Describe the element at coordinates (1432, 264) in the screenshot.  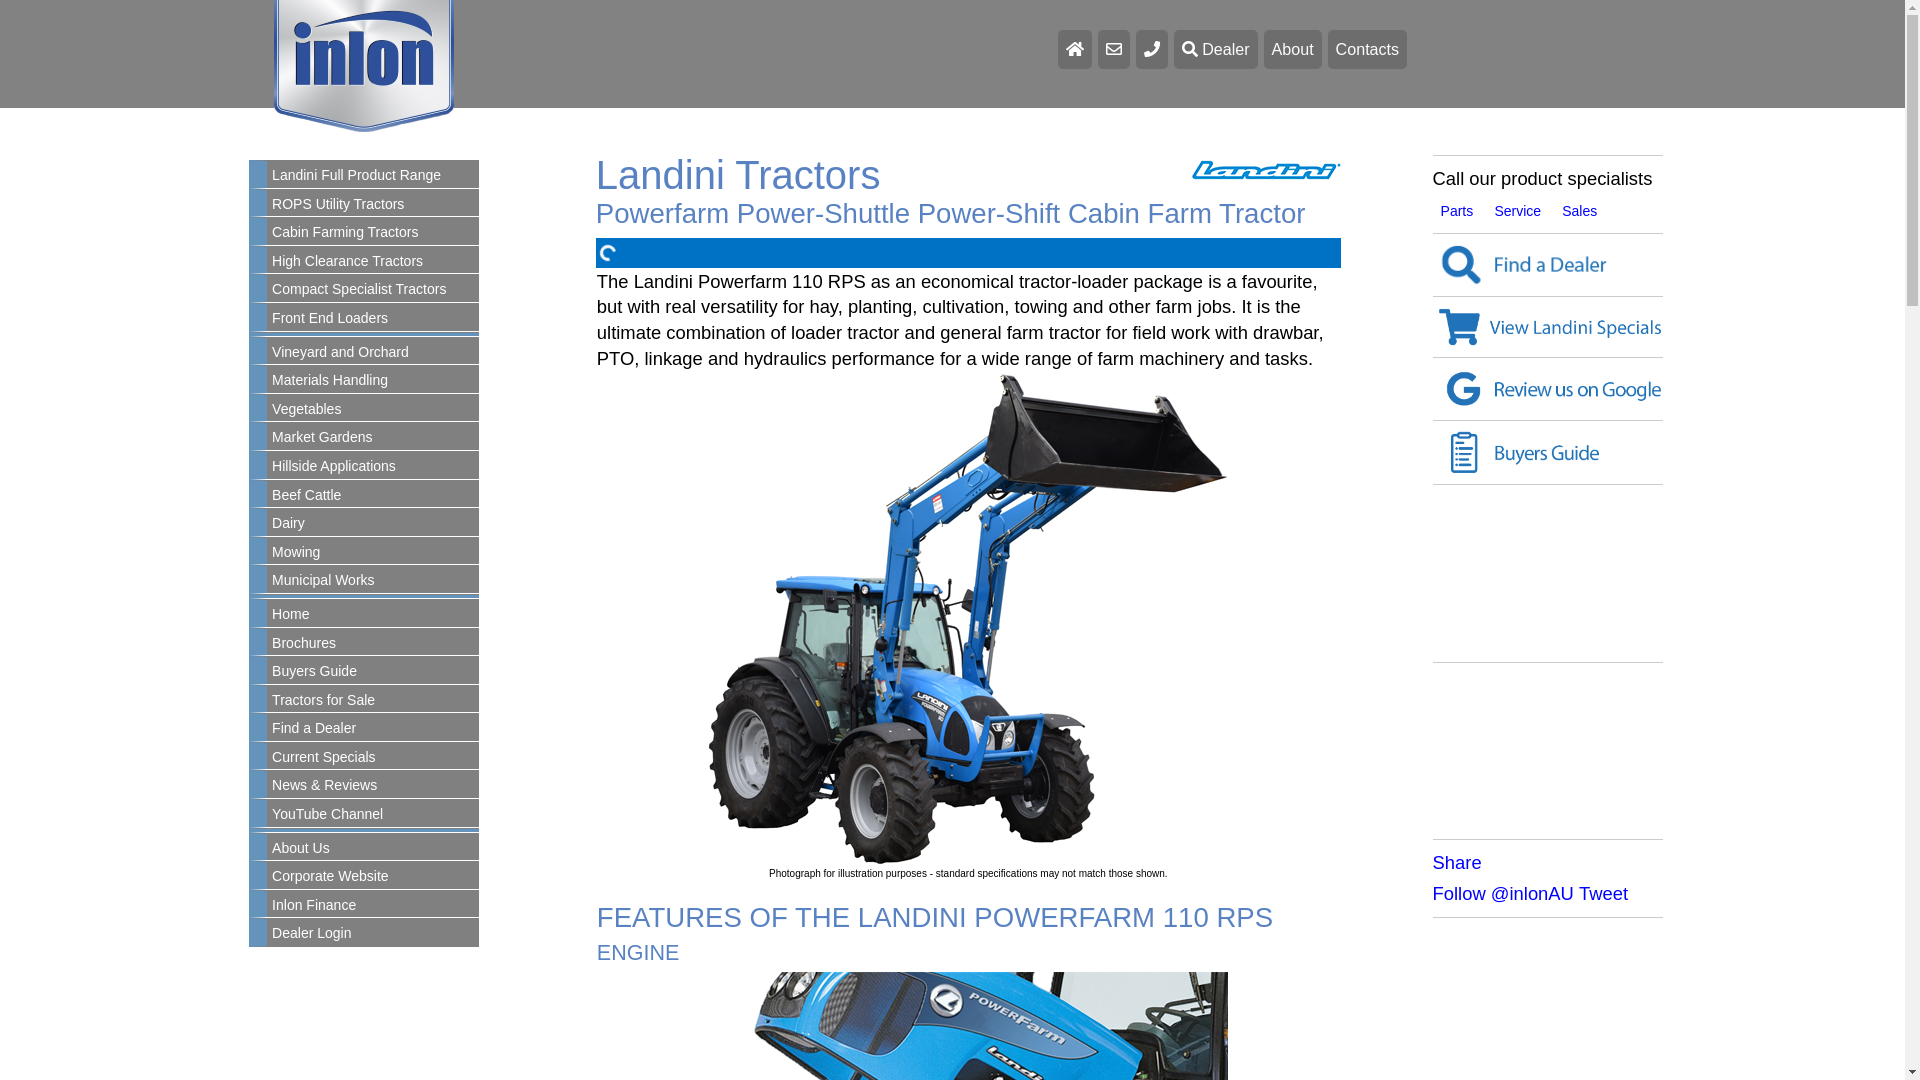
I see `'Find a Dealer'` at that location.